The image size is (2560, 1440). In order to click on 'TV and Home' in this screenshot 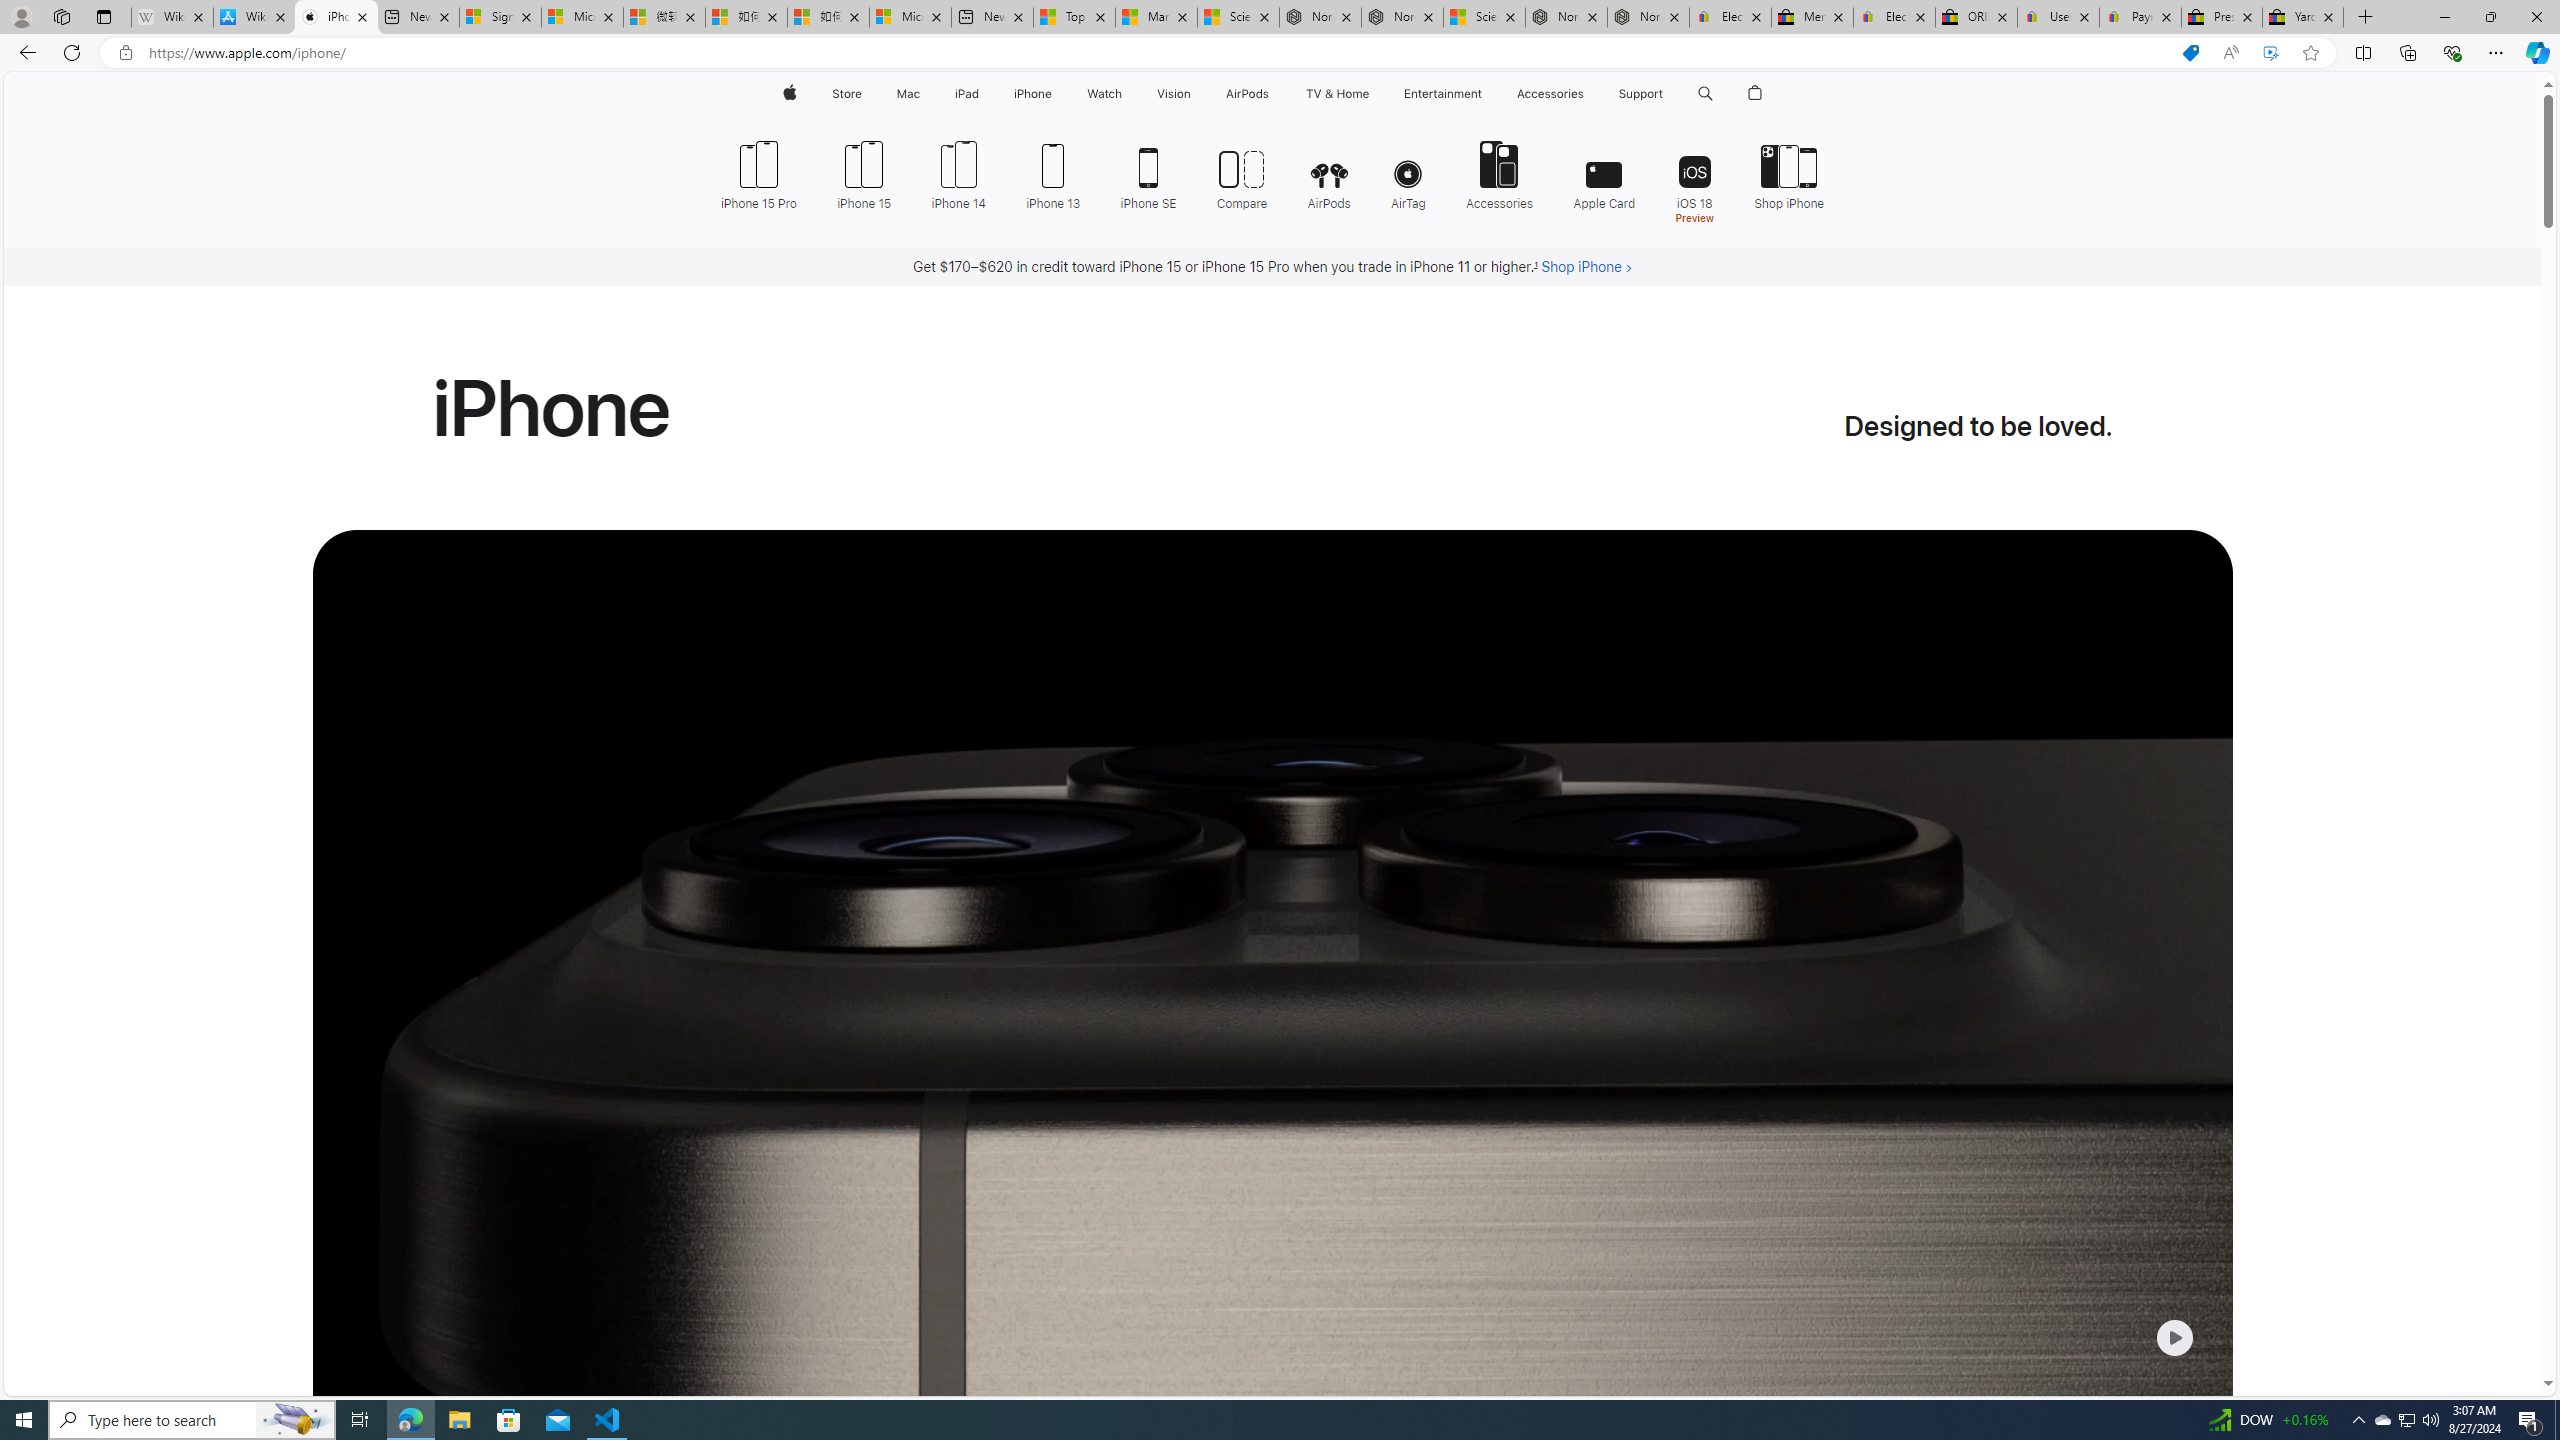, I will do `click(1336, 93)`.